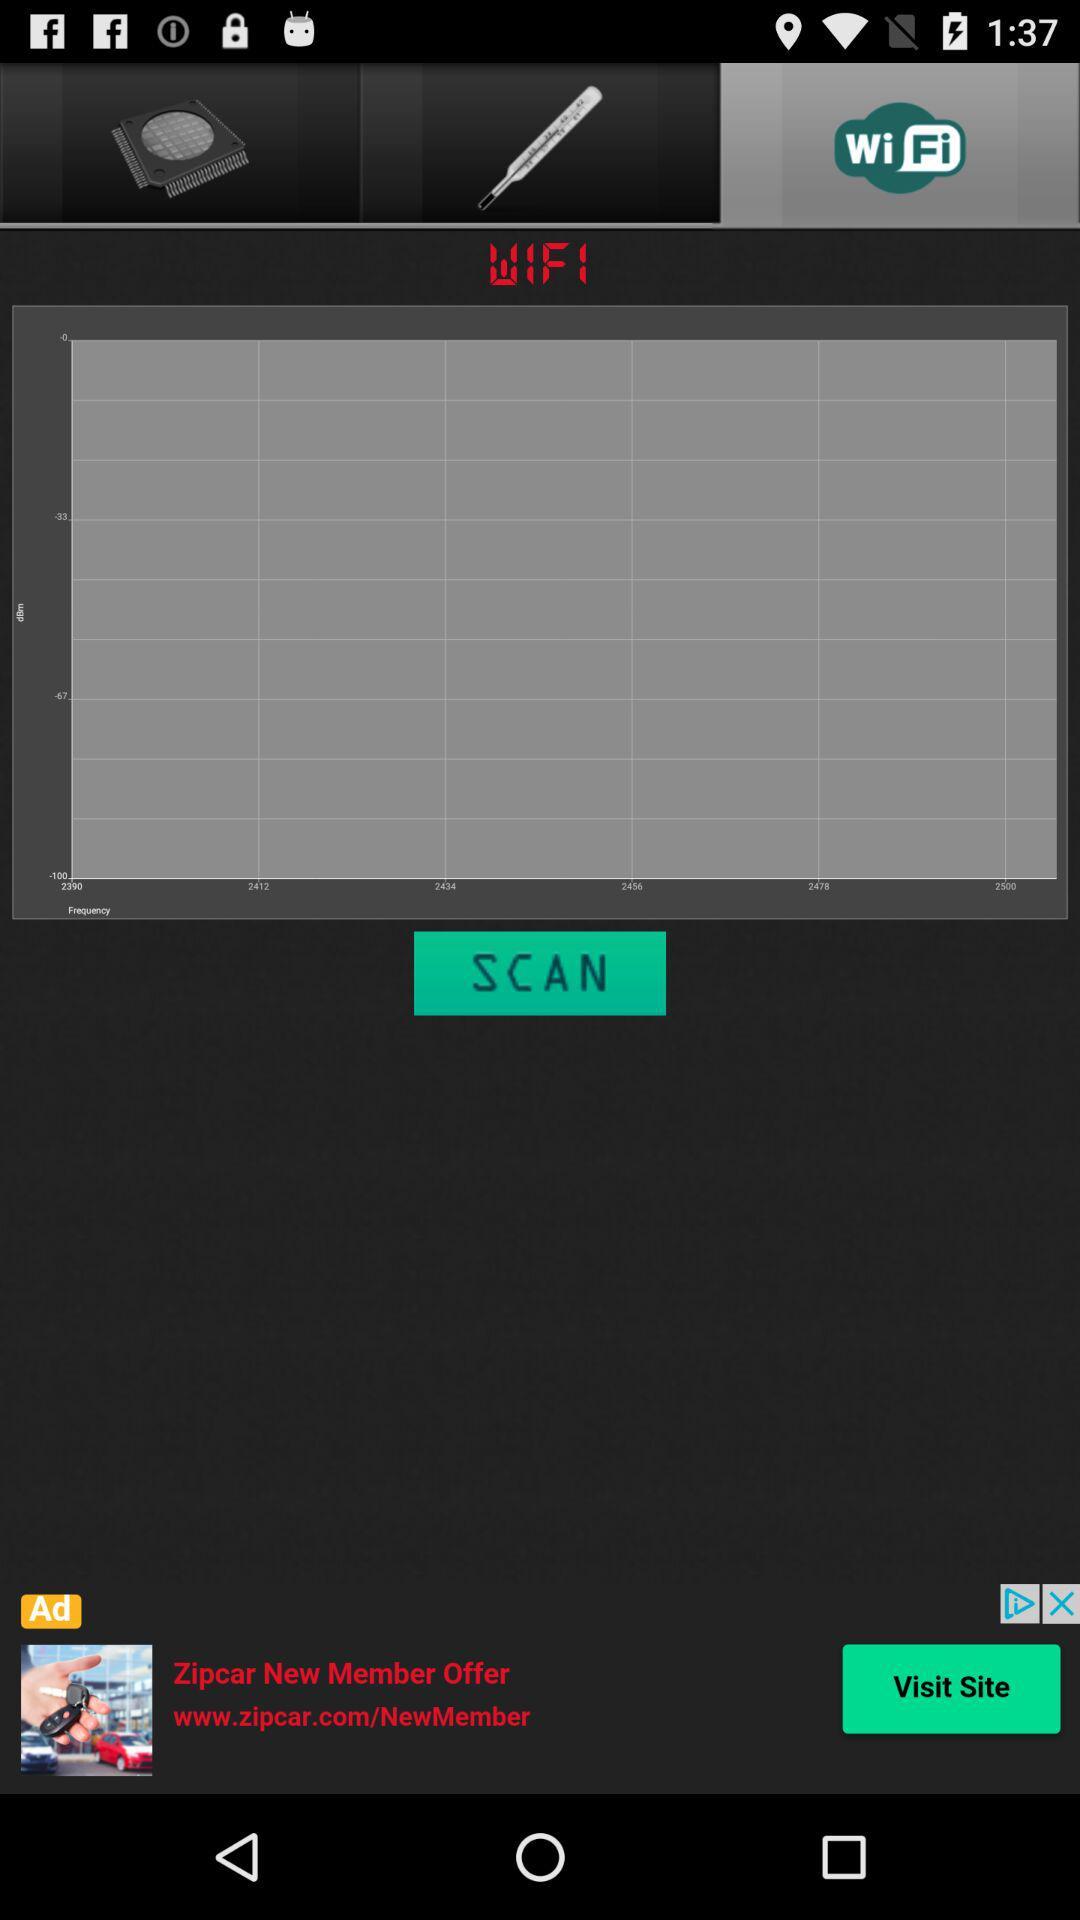 This screenshot has height=1920, width=1080. What do you see at coordinates (540, 1688) in the screenshot?
I see `open advertisement` at bounding box center [540, 1688].